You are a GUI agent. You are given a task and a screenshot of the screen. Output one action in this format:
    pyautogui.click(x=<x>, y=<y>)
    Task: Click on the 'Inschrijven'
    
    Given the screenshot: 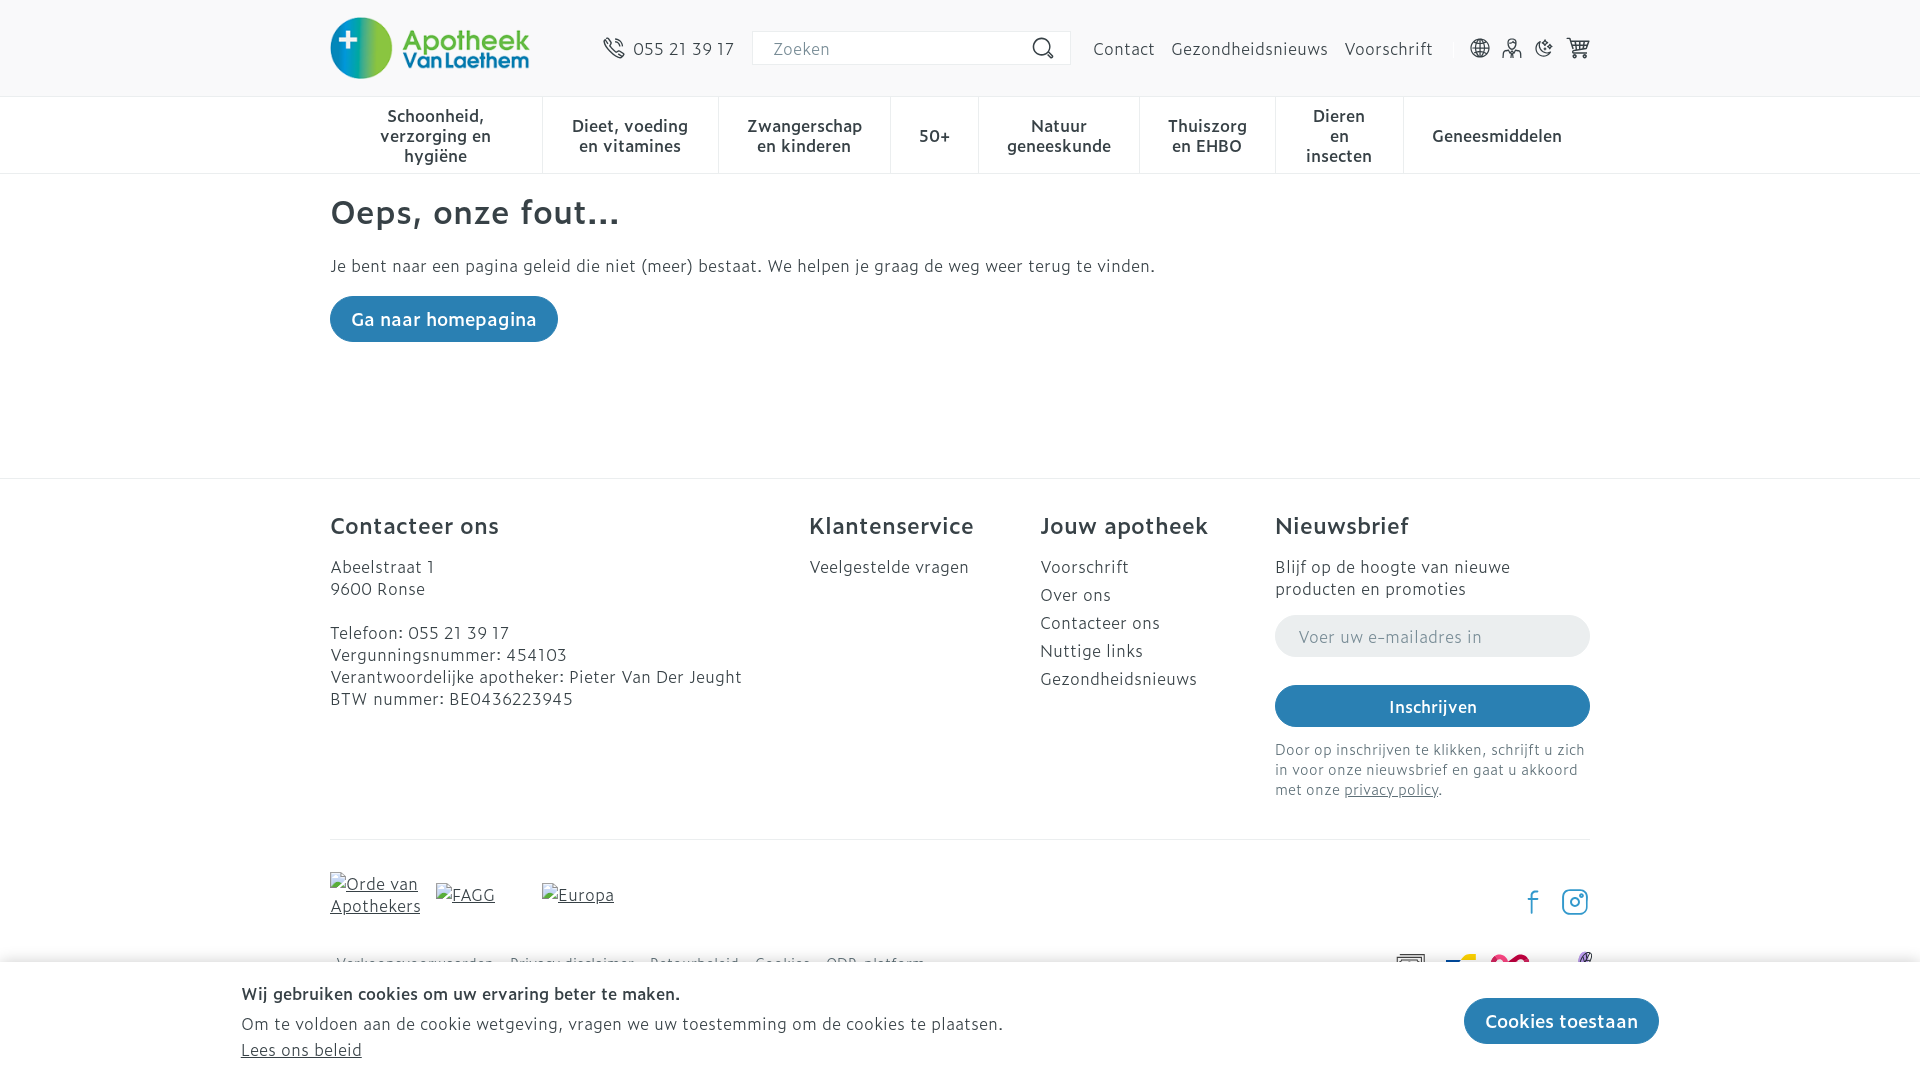 What is the action you would take?
    pyautogui.click(x=1431, y=704)
    